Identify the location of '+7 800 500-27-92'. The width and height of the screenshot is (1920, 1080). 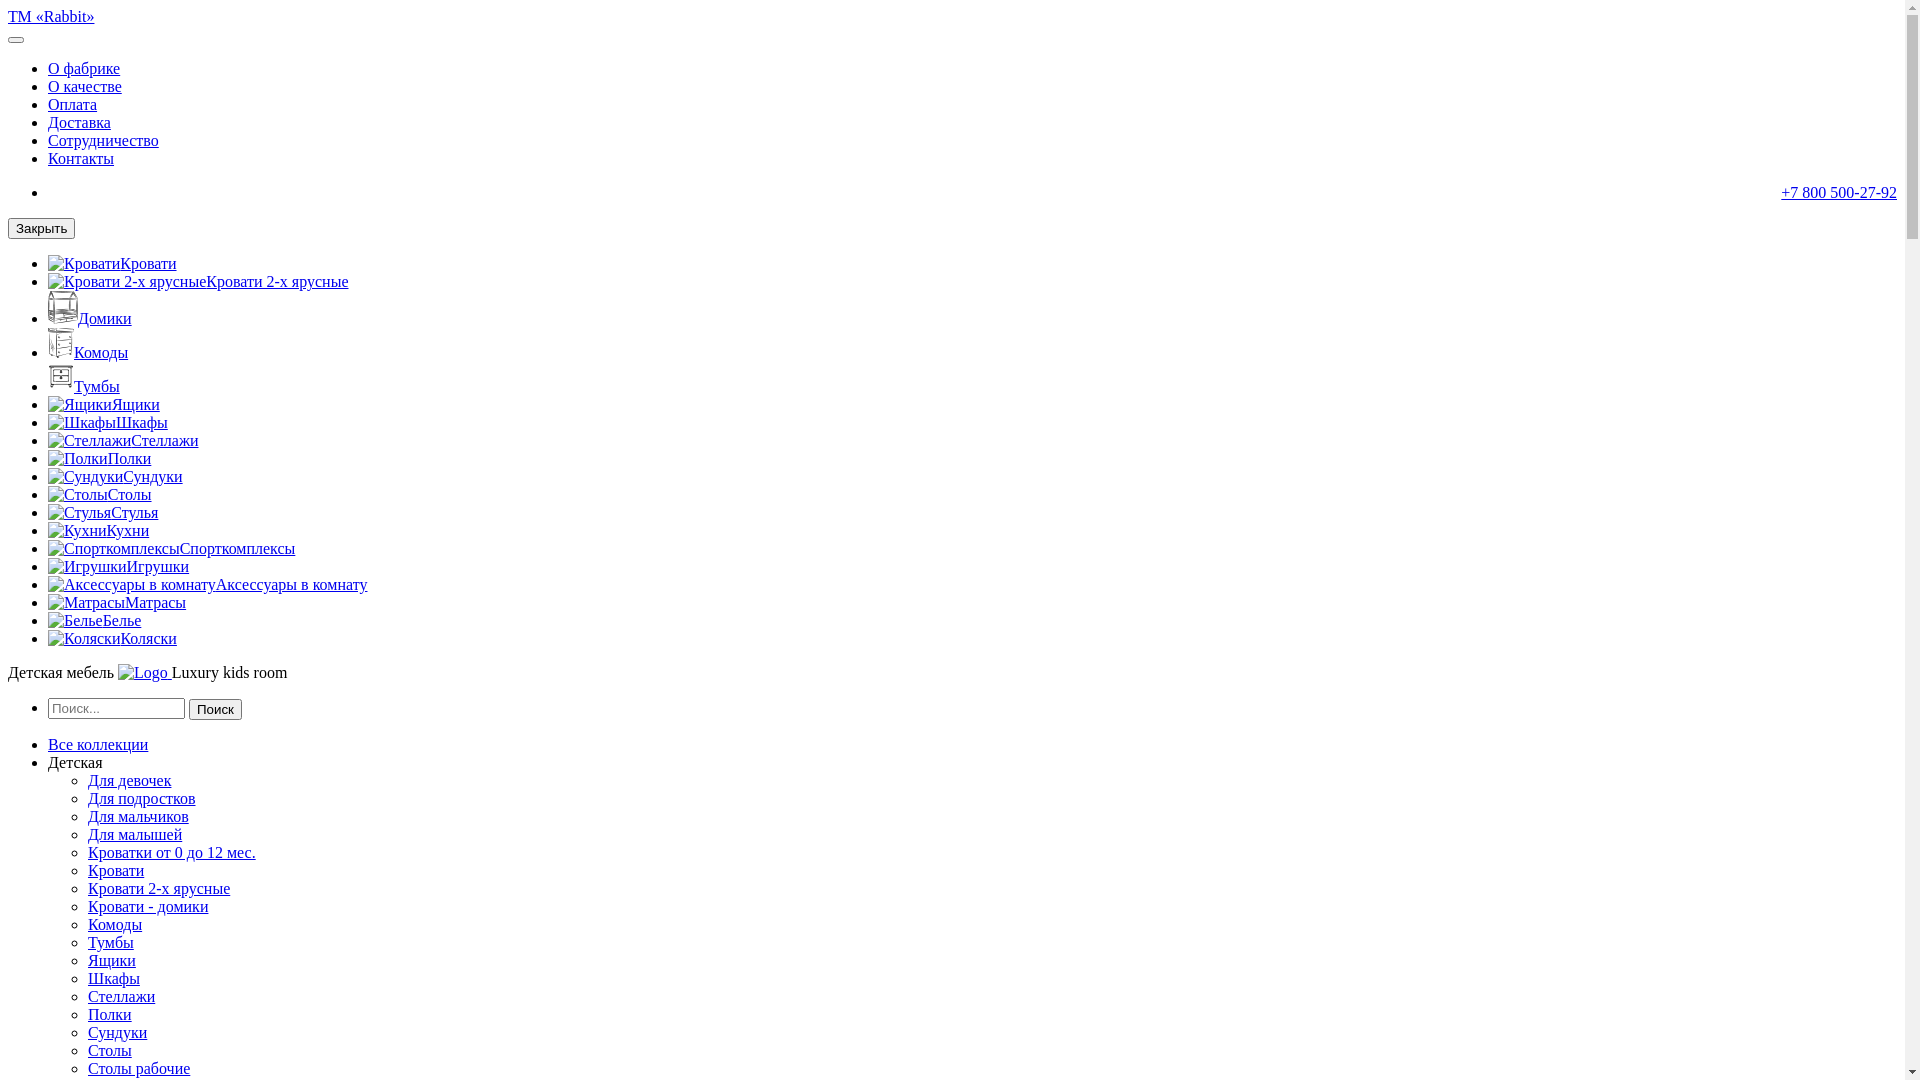
(1838, 192).